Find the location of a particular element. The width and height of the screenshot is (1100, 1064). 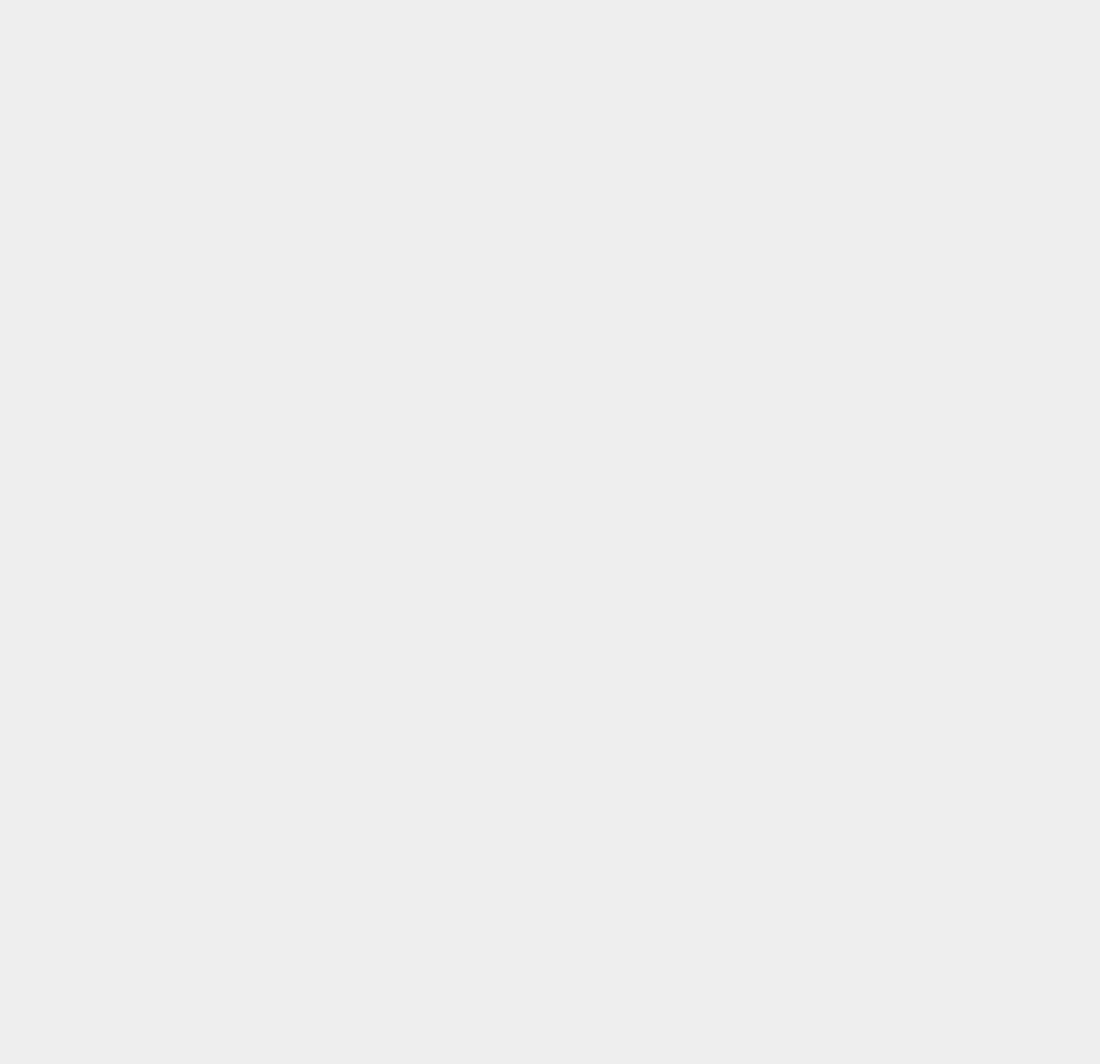

'ZTE' is located at coordinates (790, 189).